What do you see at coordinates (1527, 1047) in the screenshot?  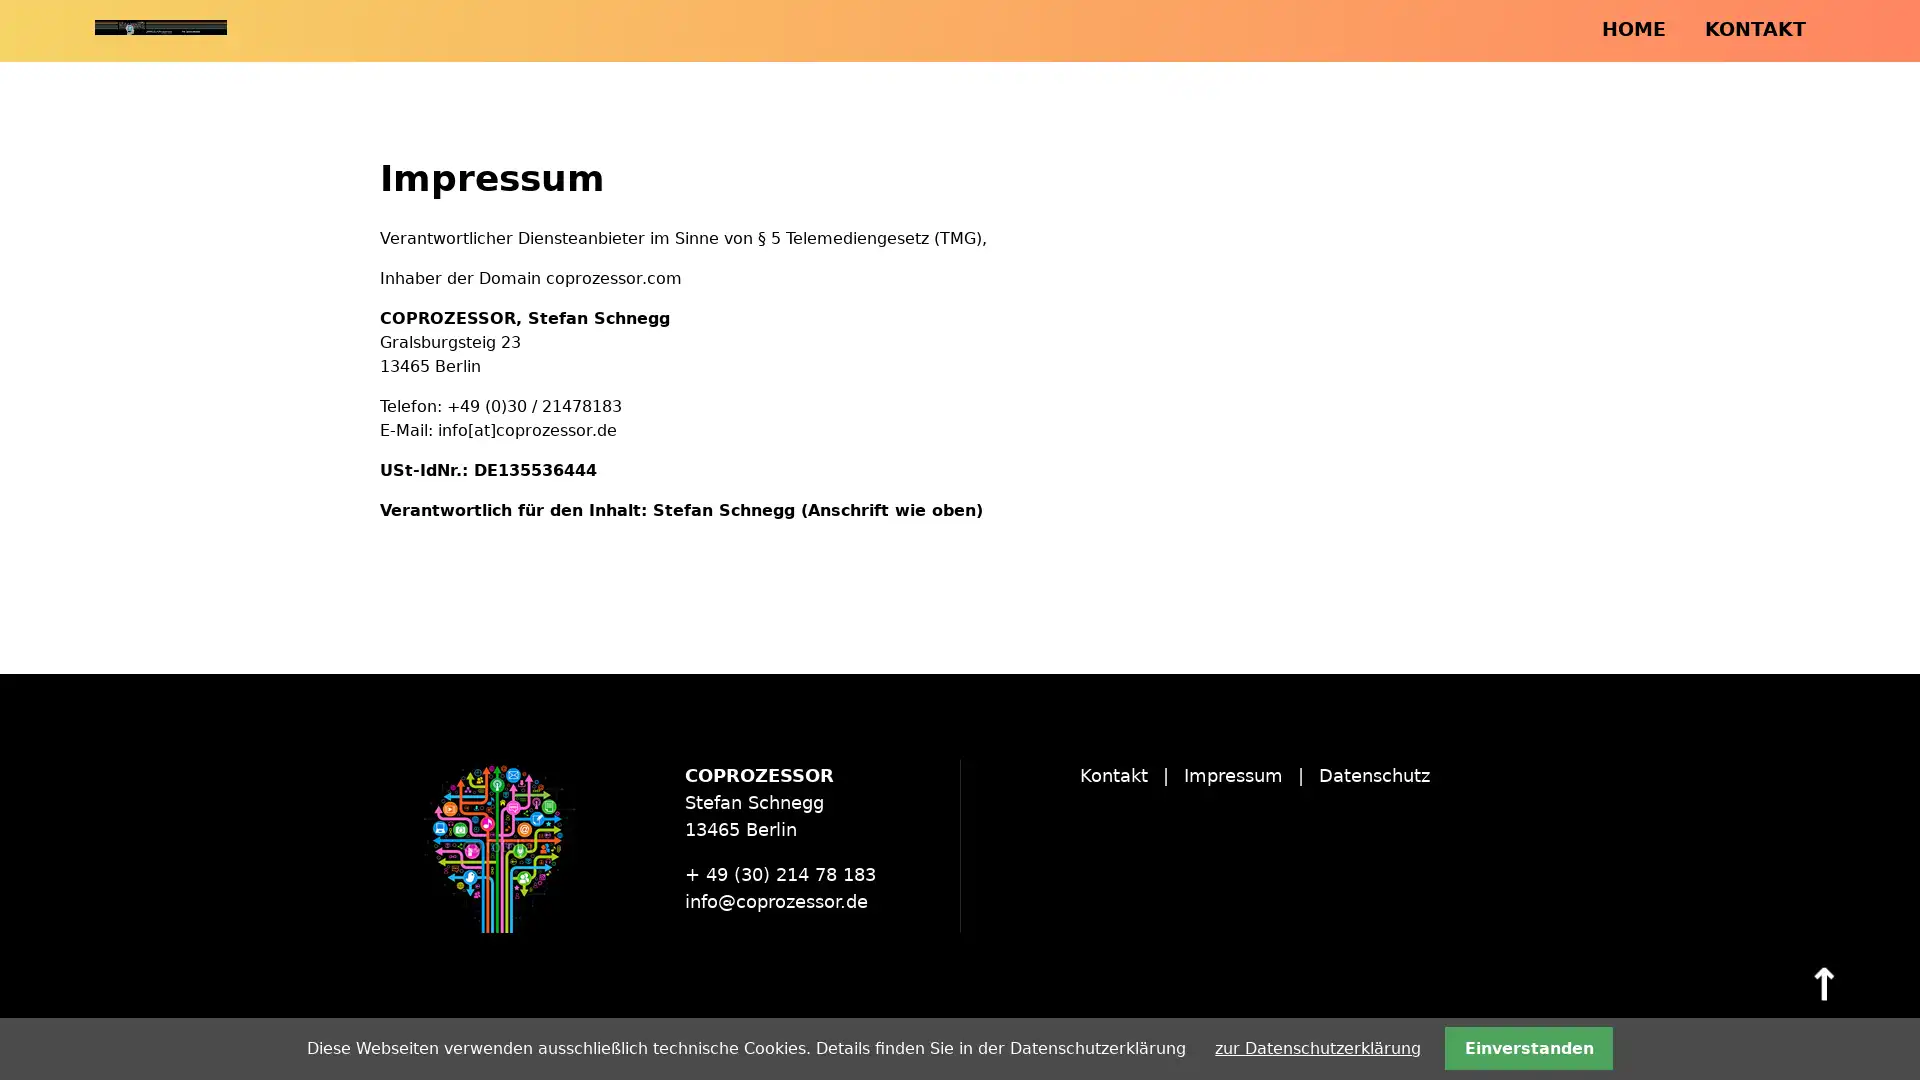 I see `Einverstanden` at bounding box center [1527, 1047].